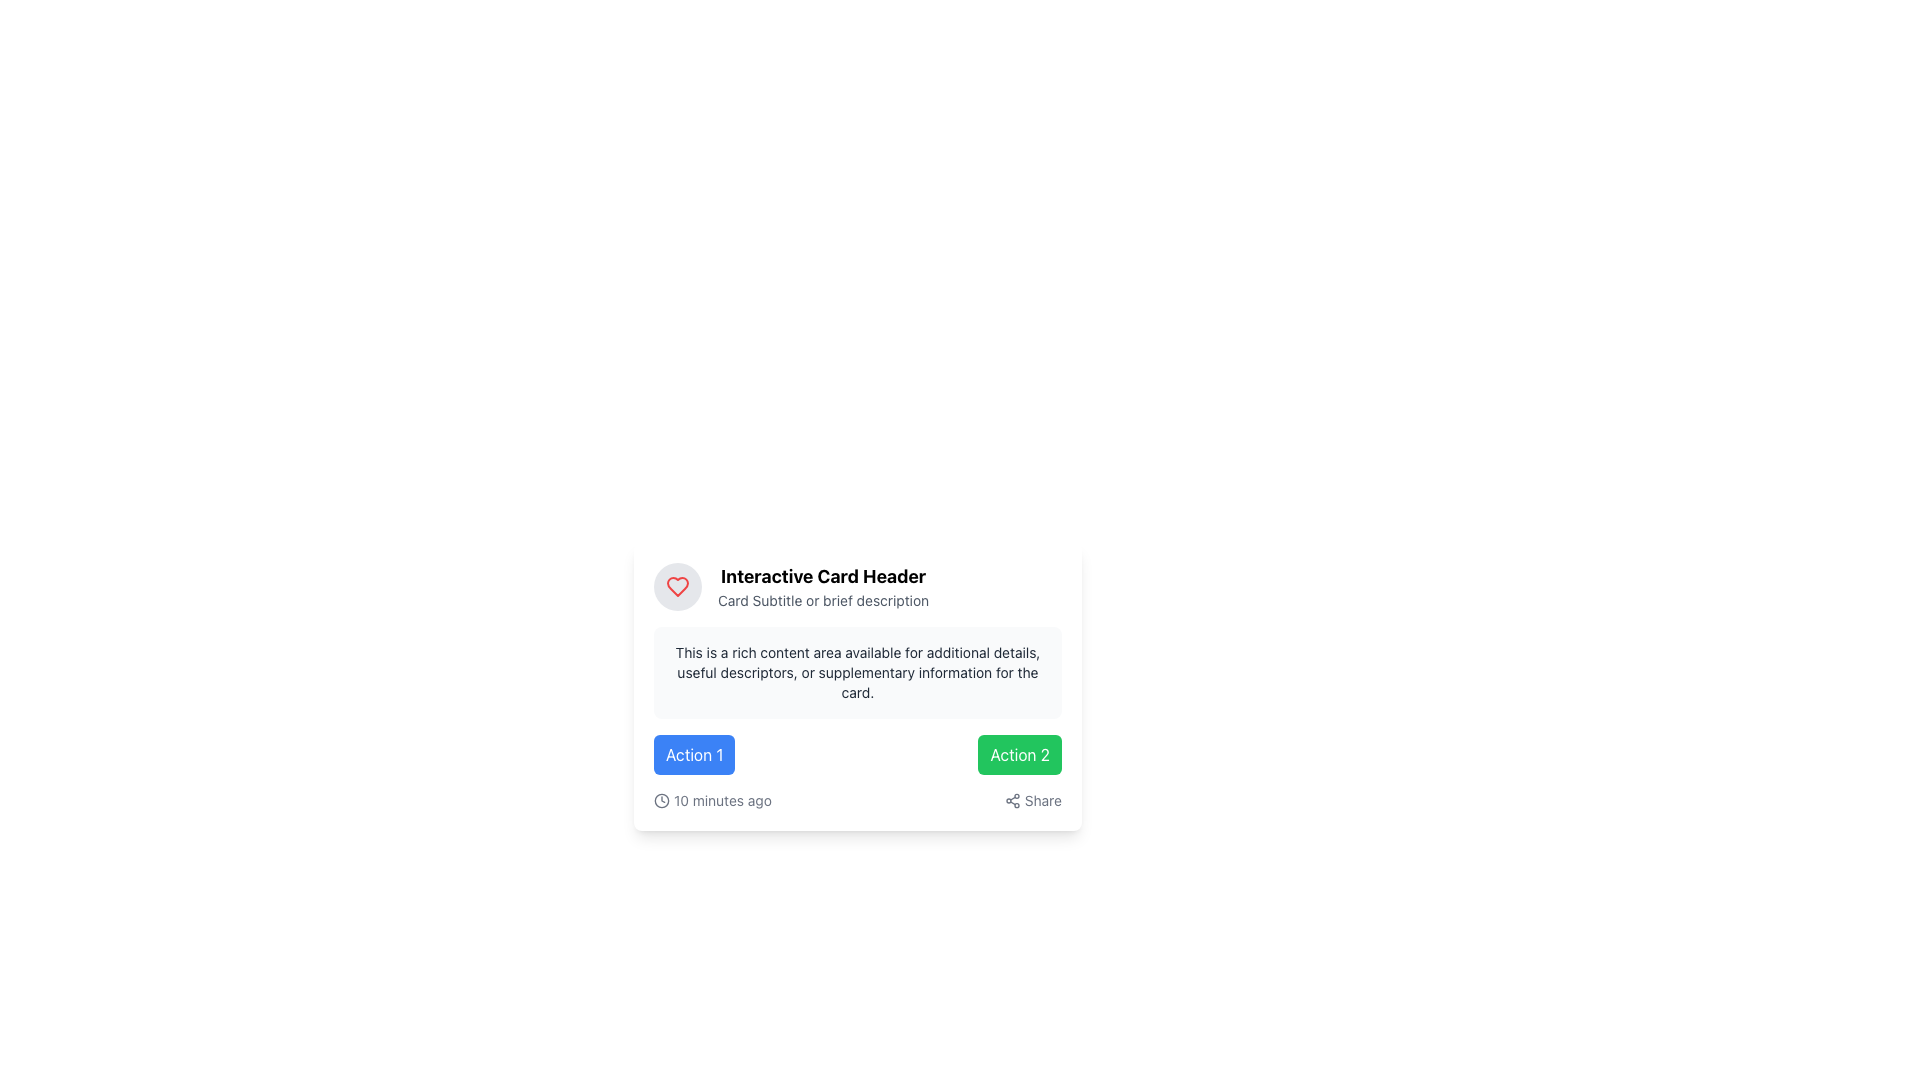 The width and height of the screenshot is (1920, 1080). Describe the element at coordinates (1019, 755) in the screenshot. I see `the button labeled 'Action 2' with a green background` at that location.